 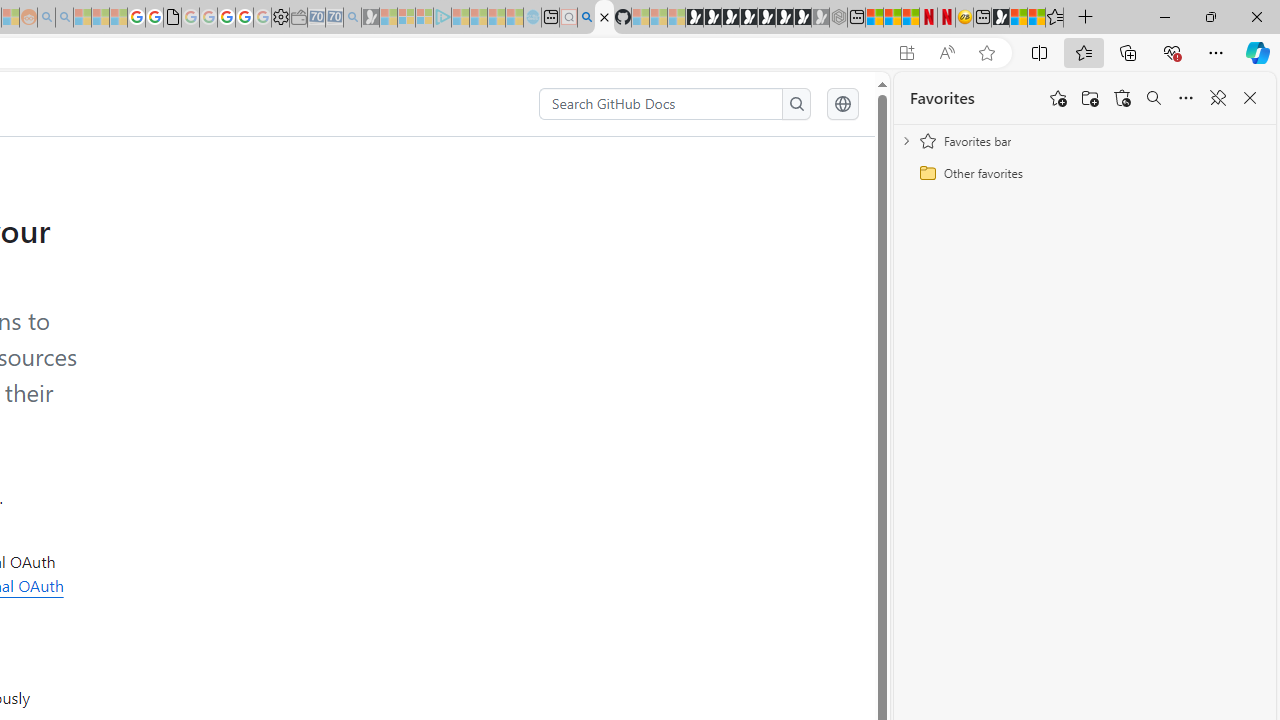 What do you see at coordinates (172, 17) in the screenshot?
I see `'google_privacy_policy_zh-CN.pdf'` at bounding box center [172, 17].